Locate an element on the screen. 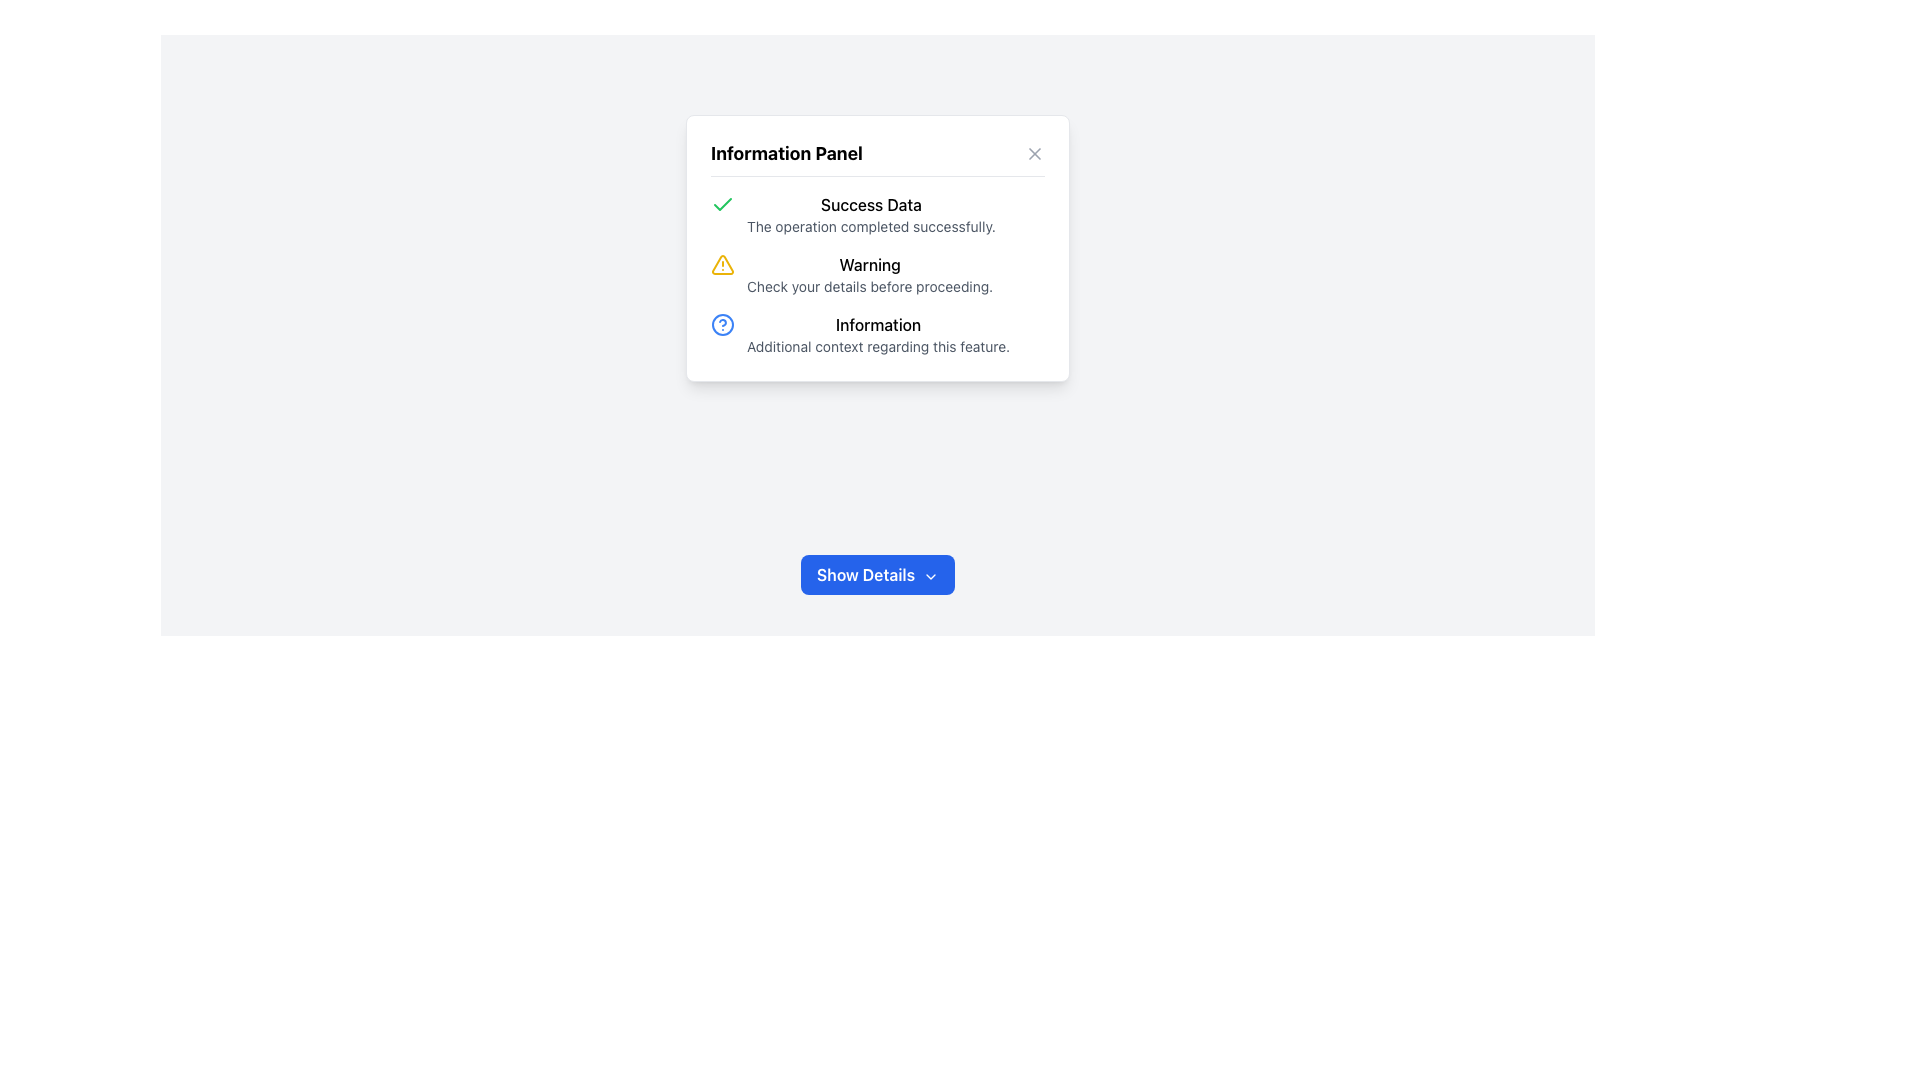  the close button located in the top right-hand corner of the 'Information Panel' is located at coordinates (1035, 153).